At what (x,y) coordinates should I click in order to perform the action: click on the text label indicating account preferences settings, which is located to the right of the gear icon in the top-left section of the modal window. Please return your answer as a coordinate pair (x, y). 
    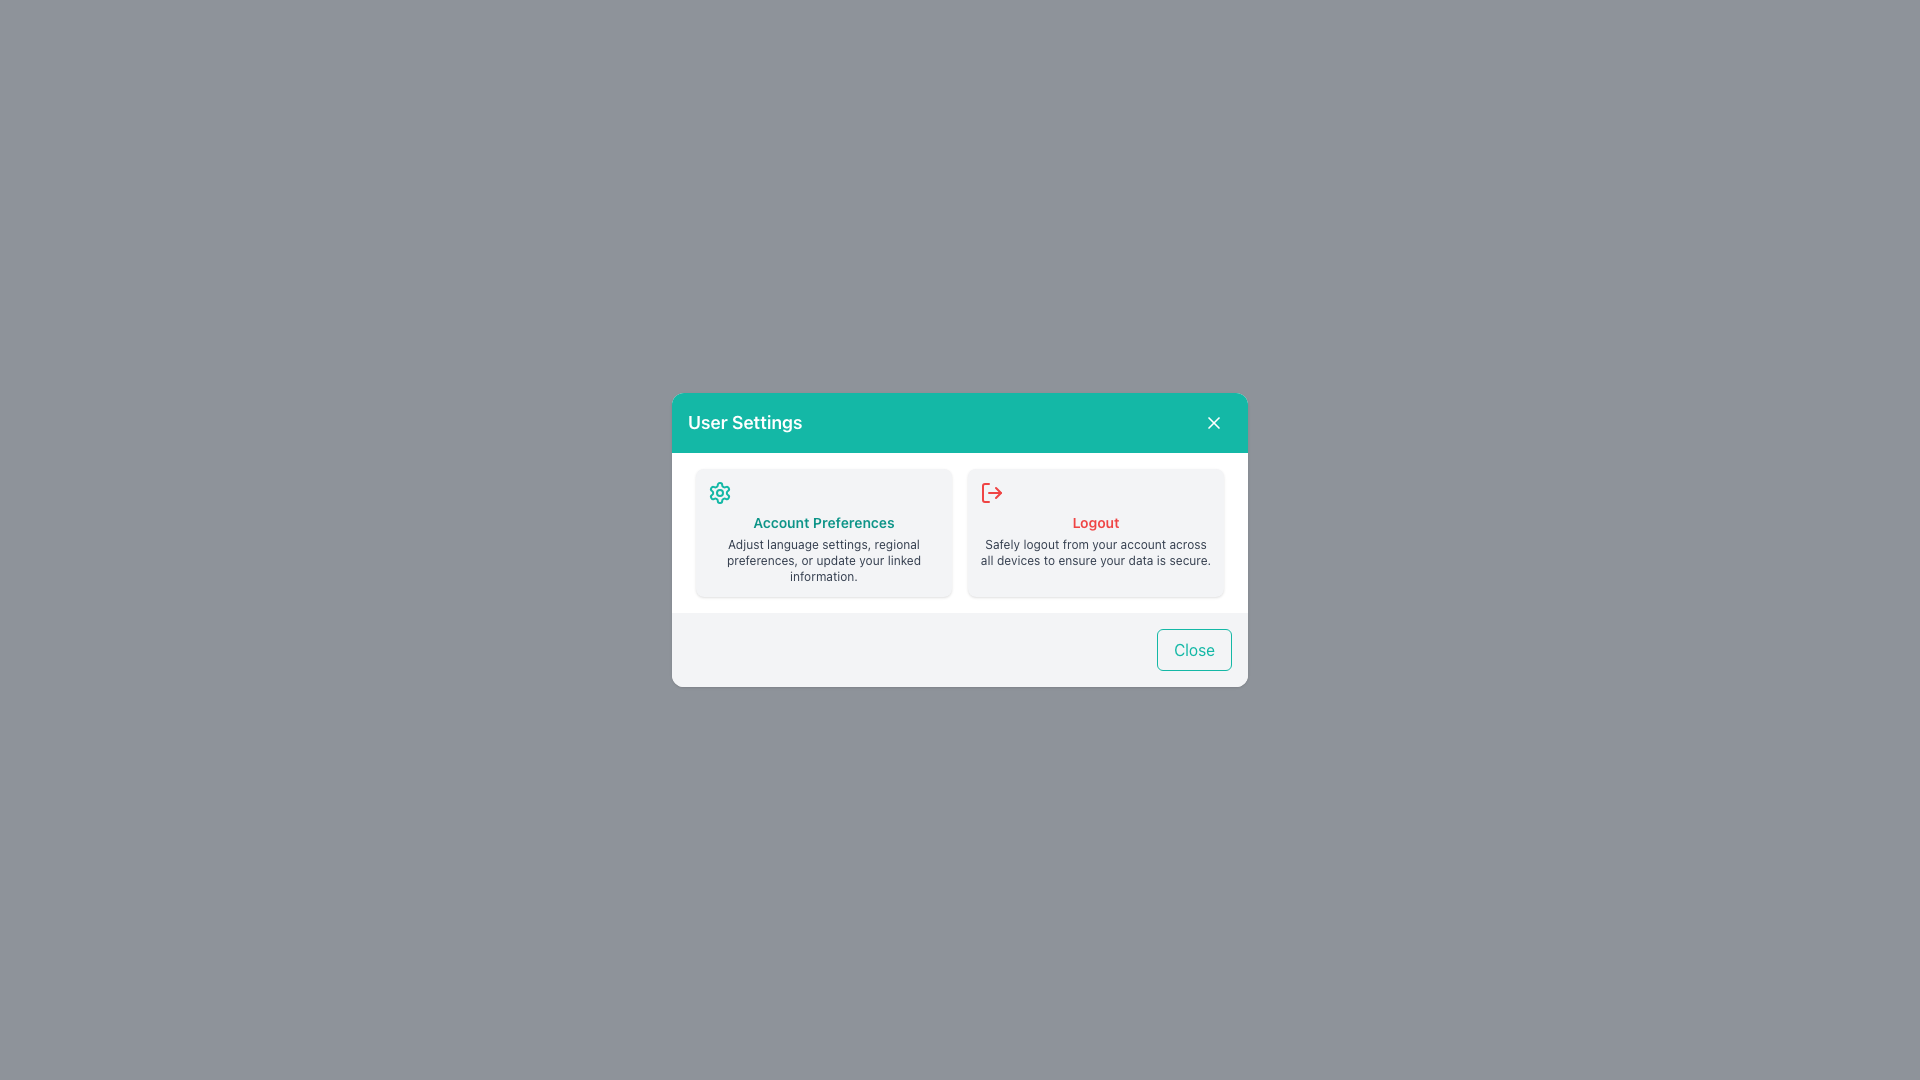
    Looking at the image, I should click on (824, 522).